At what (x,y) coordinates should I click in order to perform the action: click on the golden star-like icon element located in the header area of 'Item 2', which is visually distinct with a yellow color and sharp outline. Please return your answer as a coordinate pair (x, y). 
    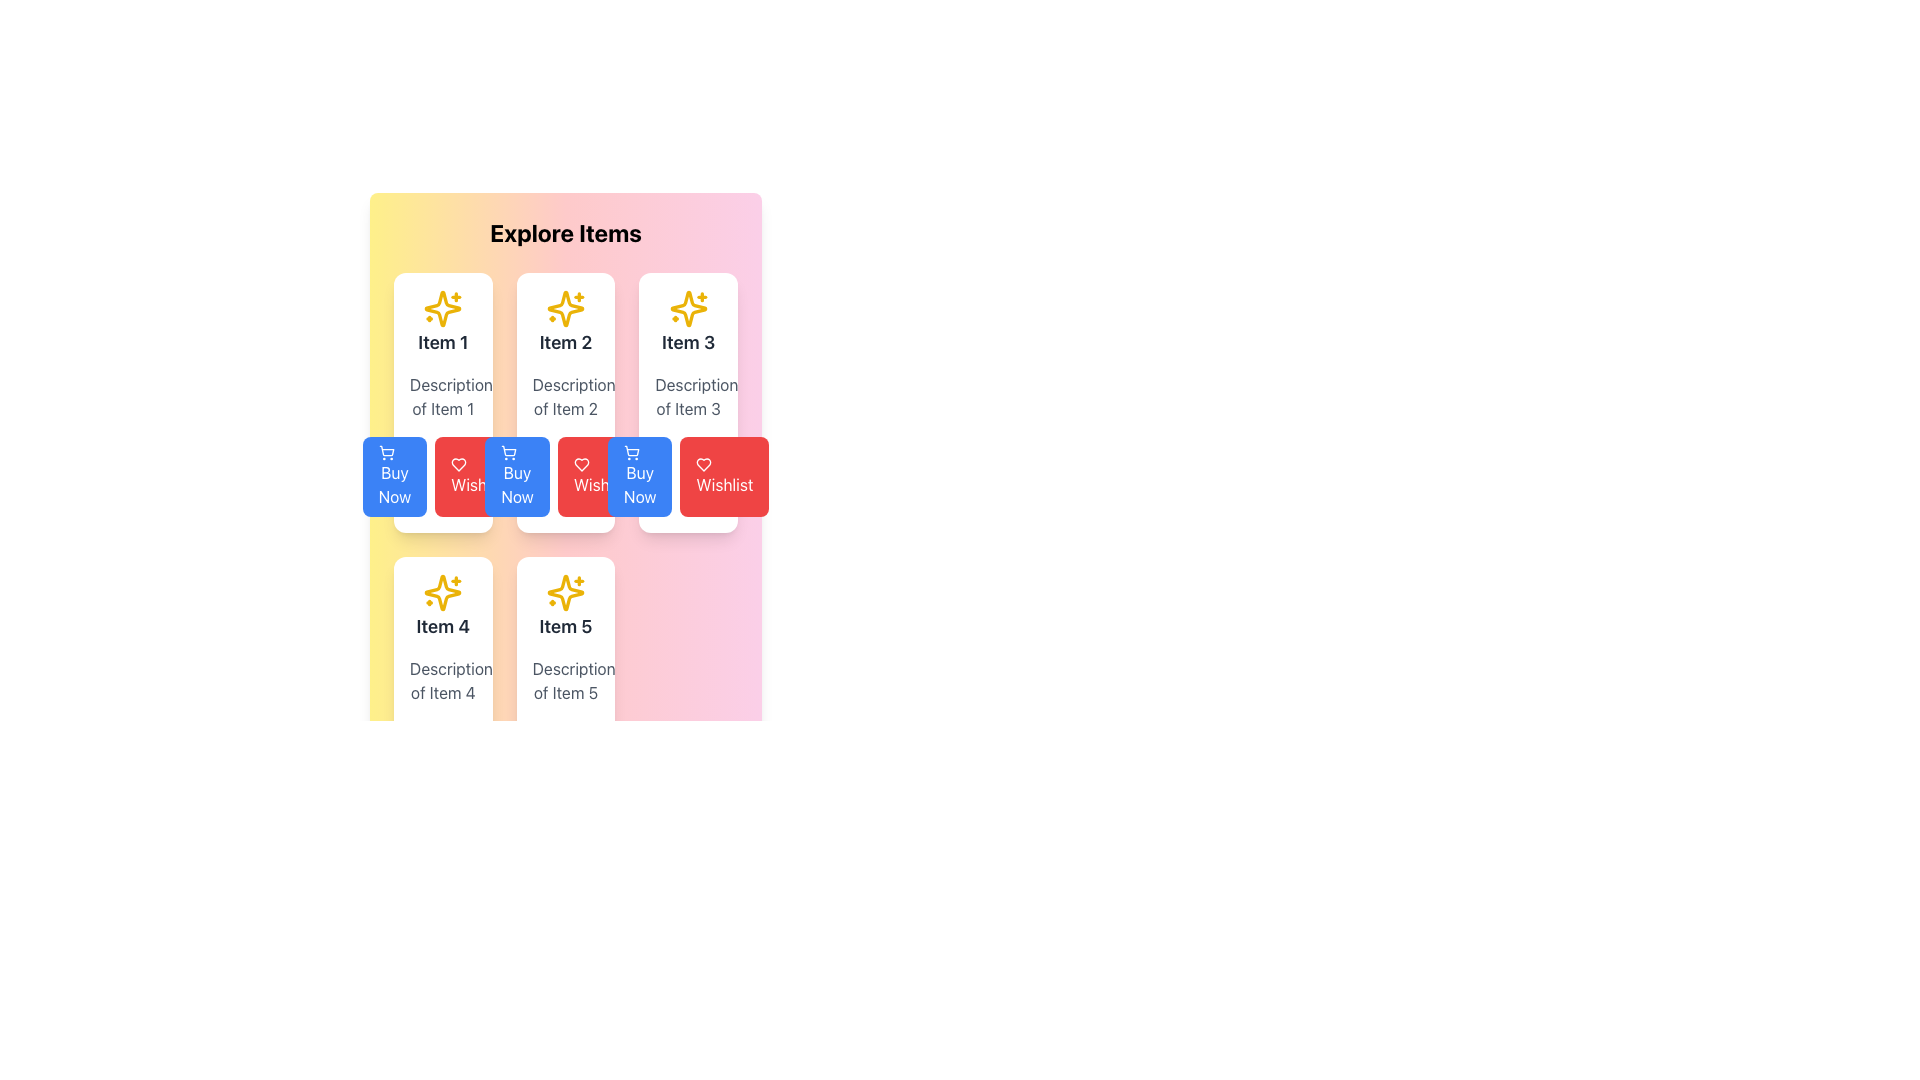
    Looking at the image, I should click on (565, 308).